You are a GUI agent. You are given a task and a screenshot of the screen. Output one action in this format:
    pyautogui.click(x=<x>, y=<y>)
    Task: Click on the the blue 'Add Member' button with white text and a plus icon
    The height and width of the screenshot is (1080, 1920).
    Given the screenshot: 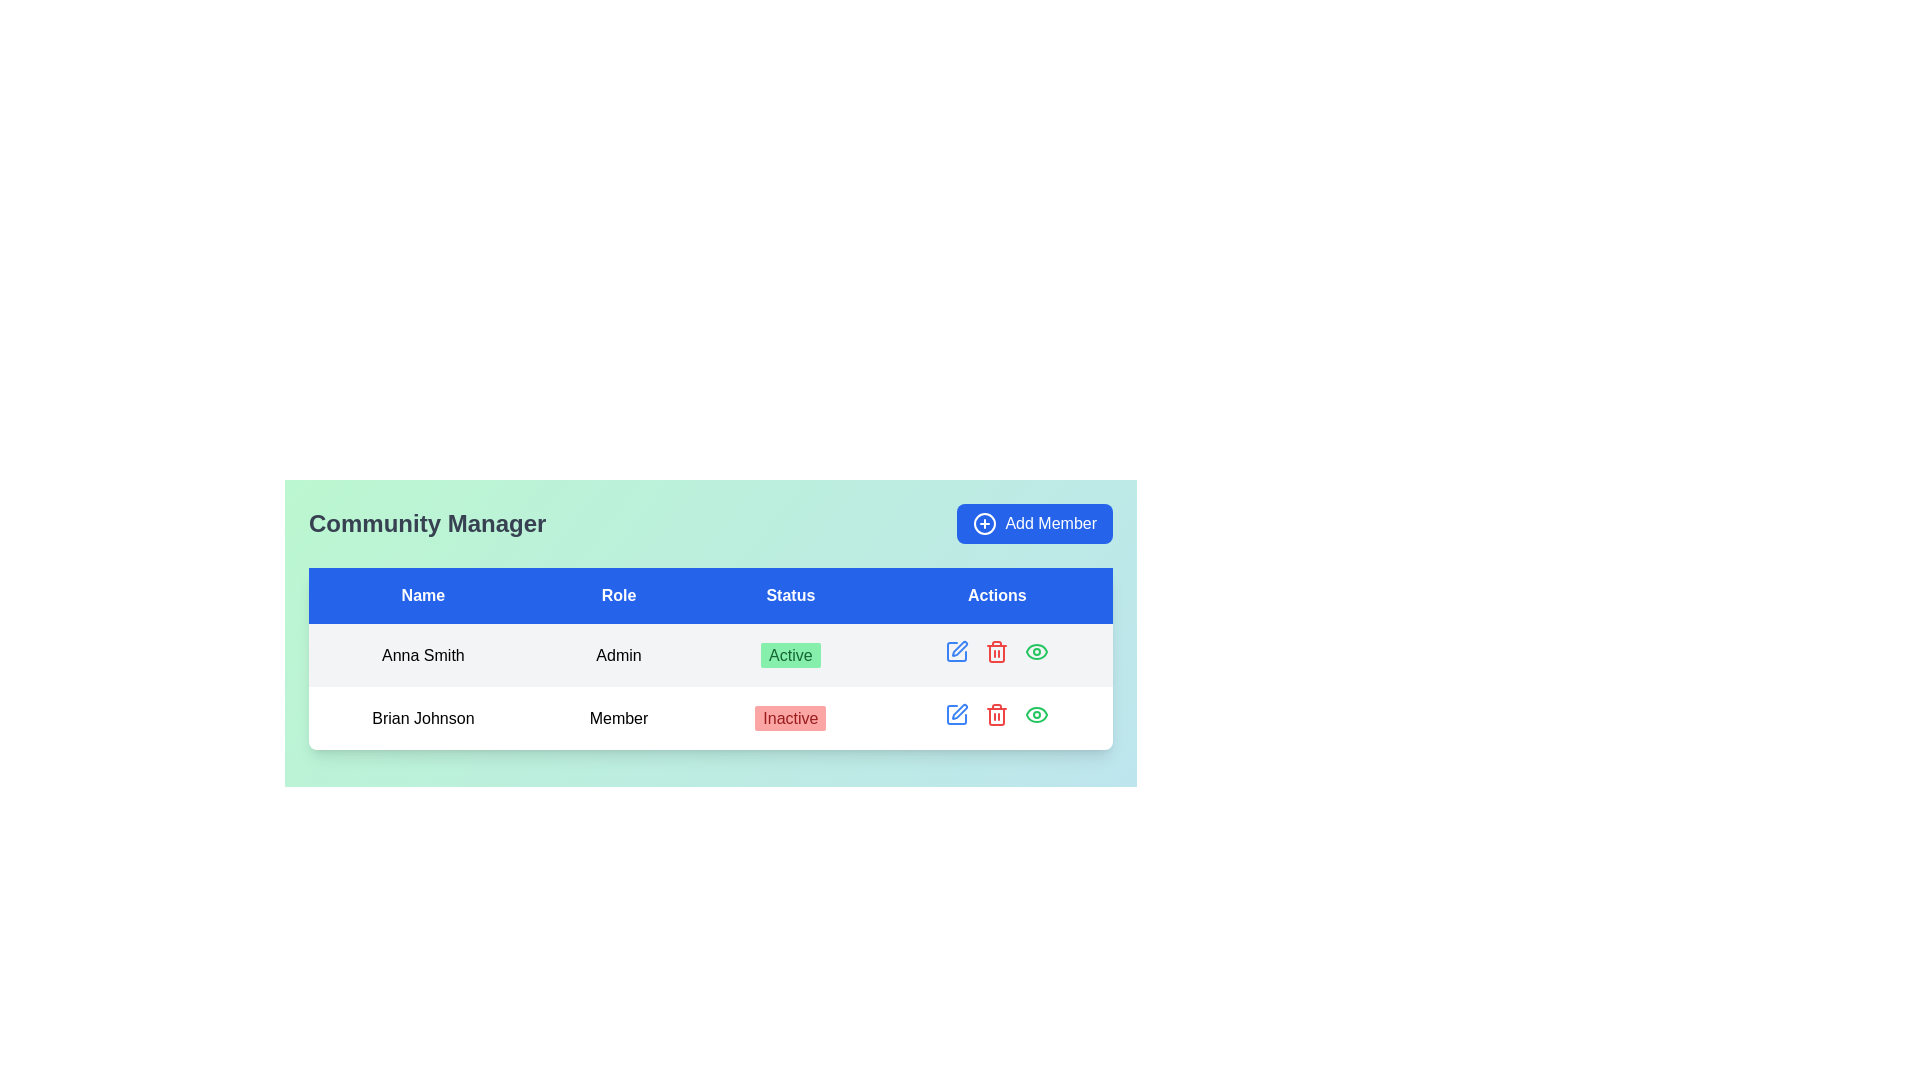 What is the action you would take?
    pyautogui.click(x=1035, y=523)
    